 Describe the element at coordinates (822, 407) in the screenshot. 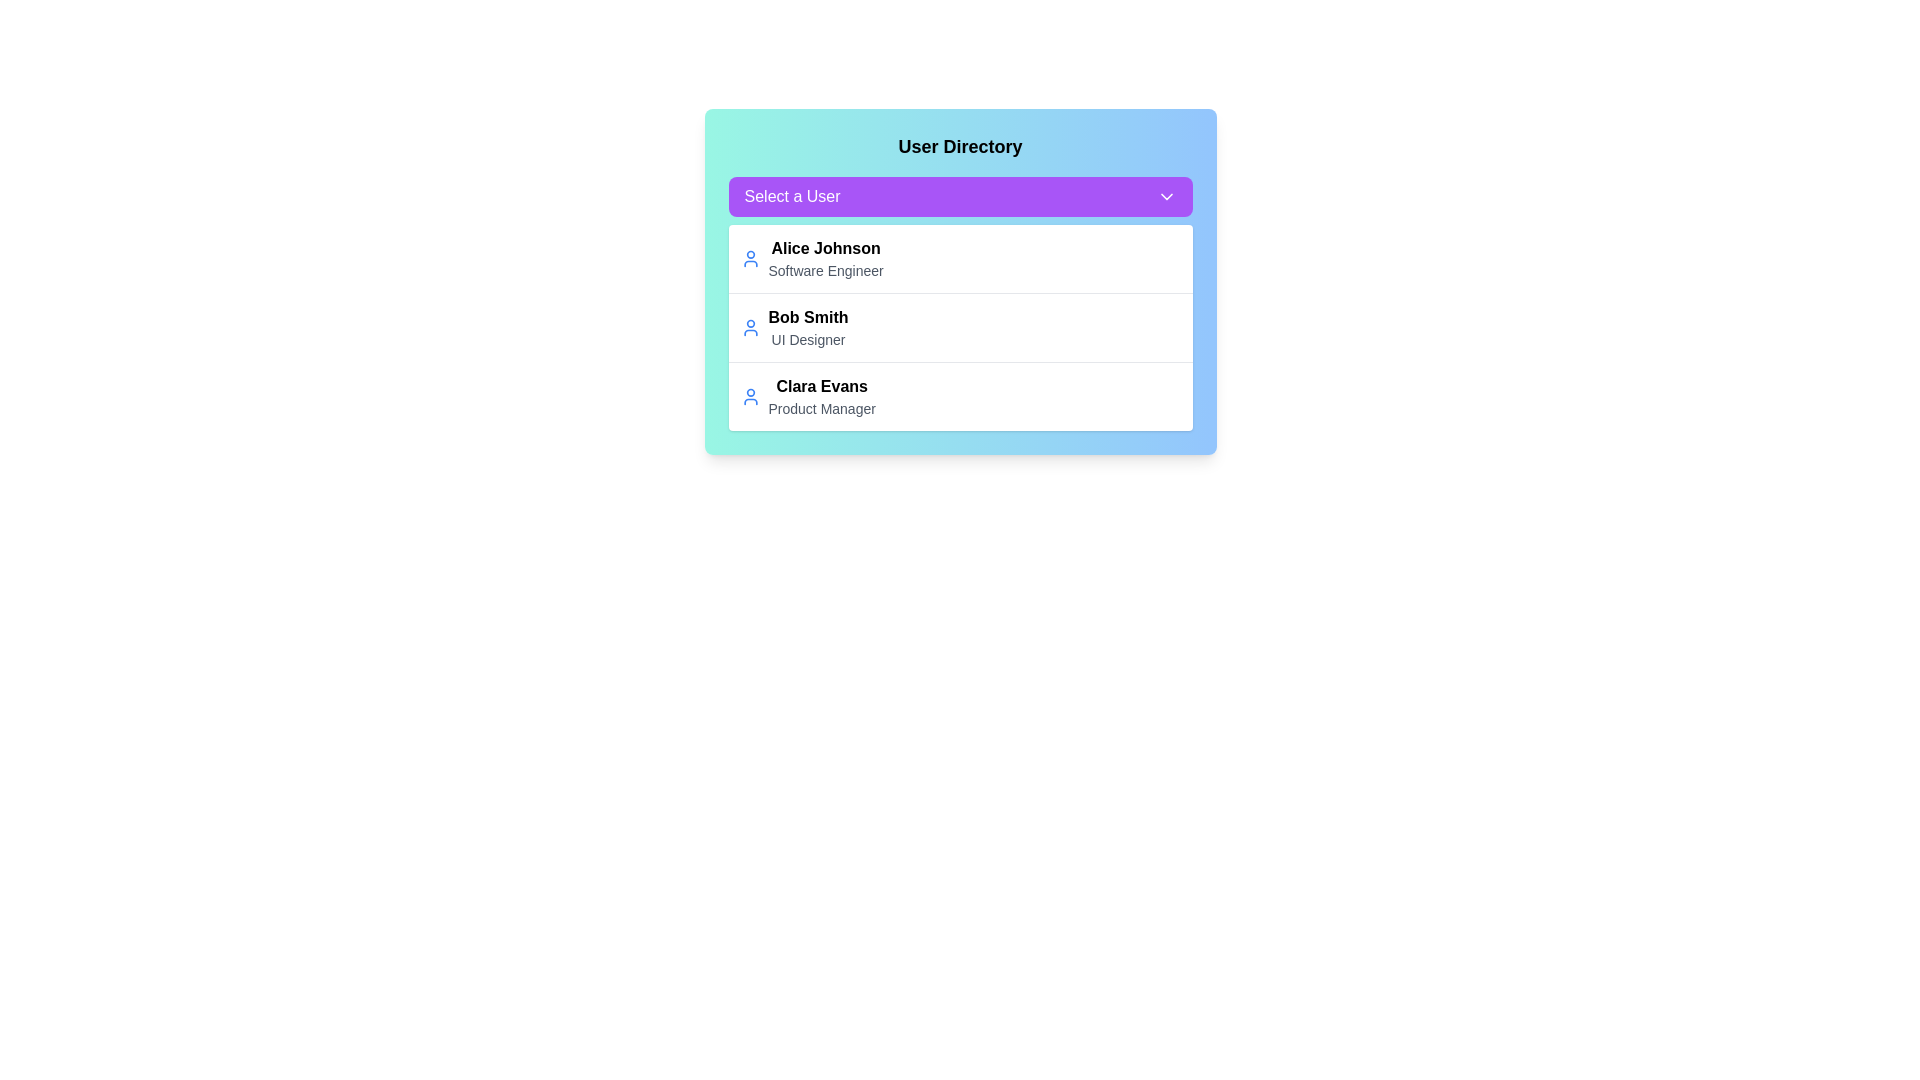

I see `the text label displaying the job title 'Product Manager' for the user 'Clara Evans', which is positioned beneath the name in the User Directory list` at that location.